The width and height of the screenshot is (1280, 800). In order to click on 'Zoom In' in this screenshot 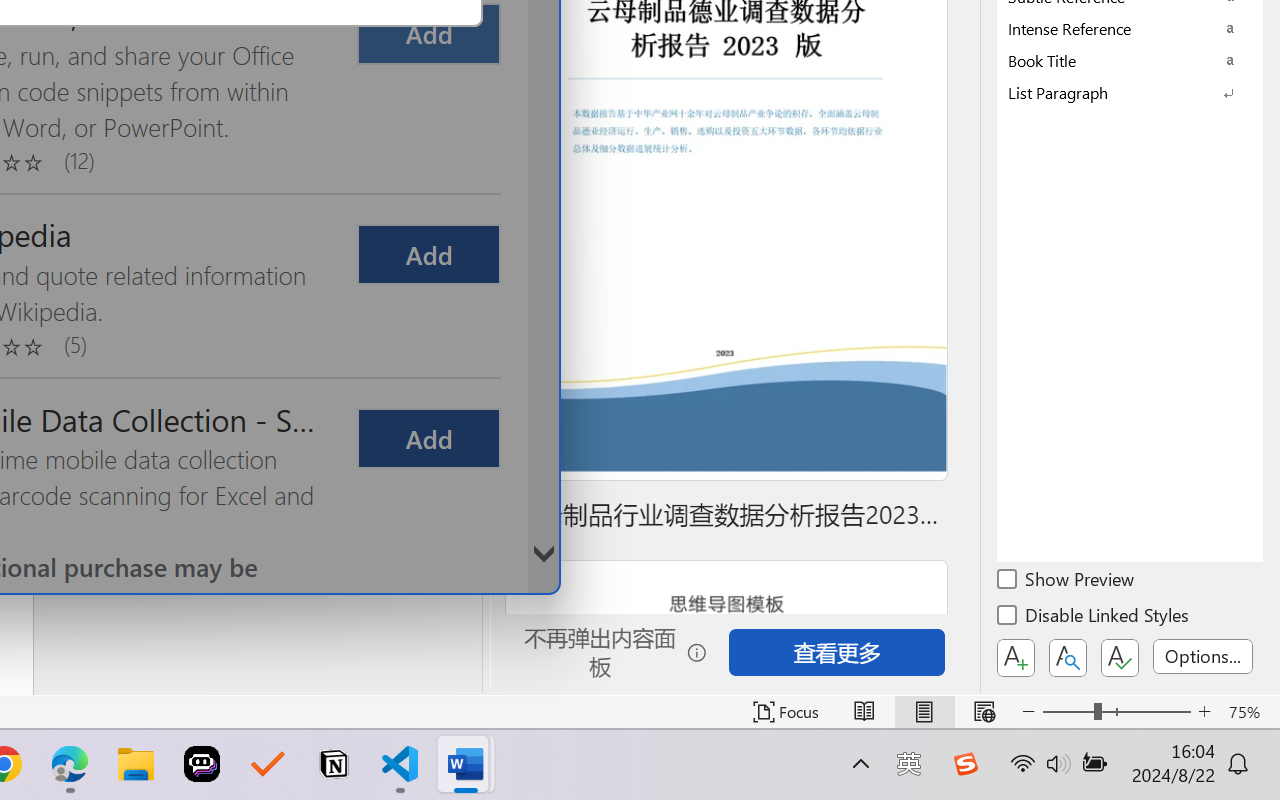, I will do `click(1204, 711)`.